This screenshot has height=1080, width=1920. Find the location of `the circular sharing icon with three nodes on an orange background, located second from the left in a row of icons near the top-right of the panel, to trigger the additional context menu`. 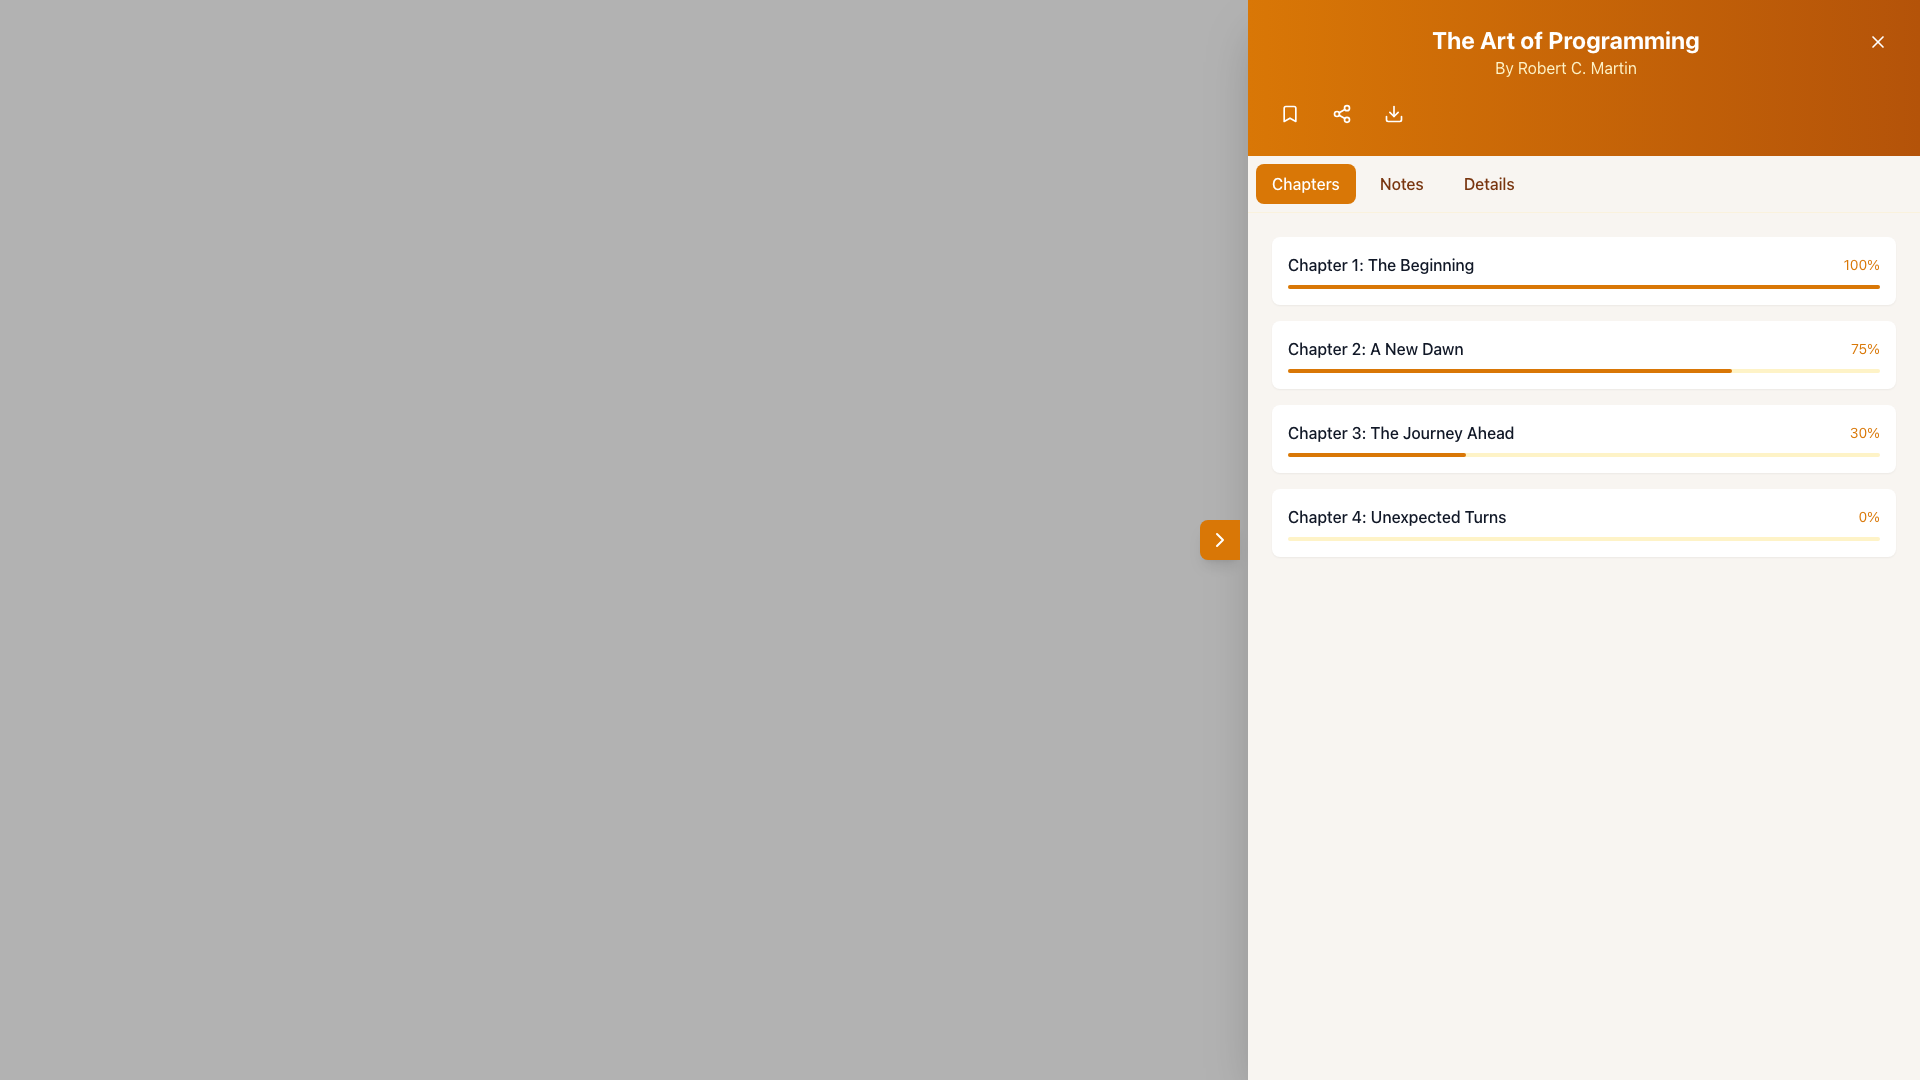

the circular sharing icon with three nodes on an orange background, located second from the left in a row of icons near the top-right of the panel, to trigger the additional context menu is located at coordinates (1342, 114).